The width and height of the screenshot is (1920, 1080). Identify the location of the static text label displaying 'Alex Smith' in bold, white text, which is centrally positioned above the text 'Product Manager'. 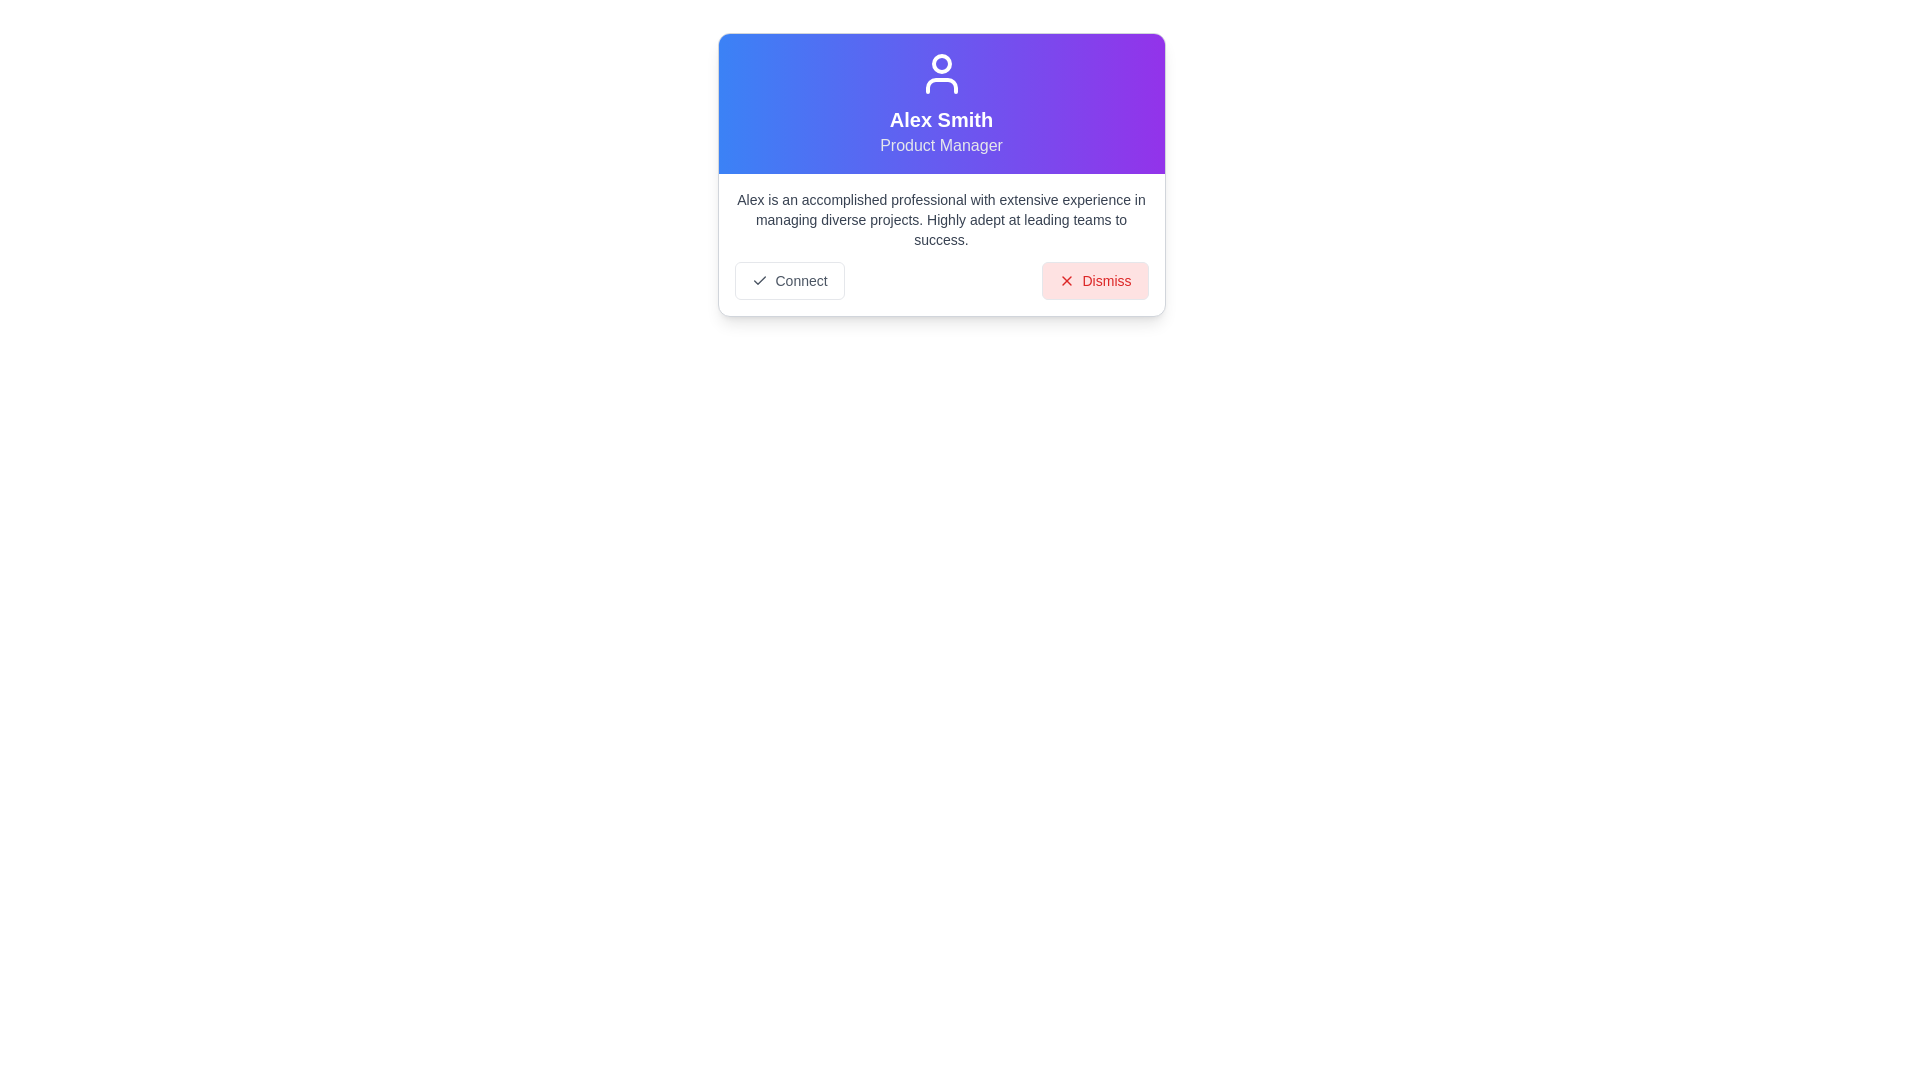
(940, 119).